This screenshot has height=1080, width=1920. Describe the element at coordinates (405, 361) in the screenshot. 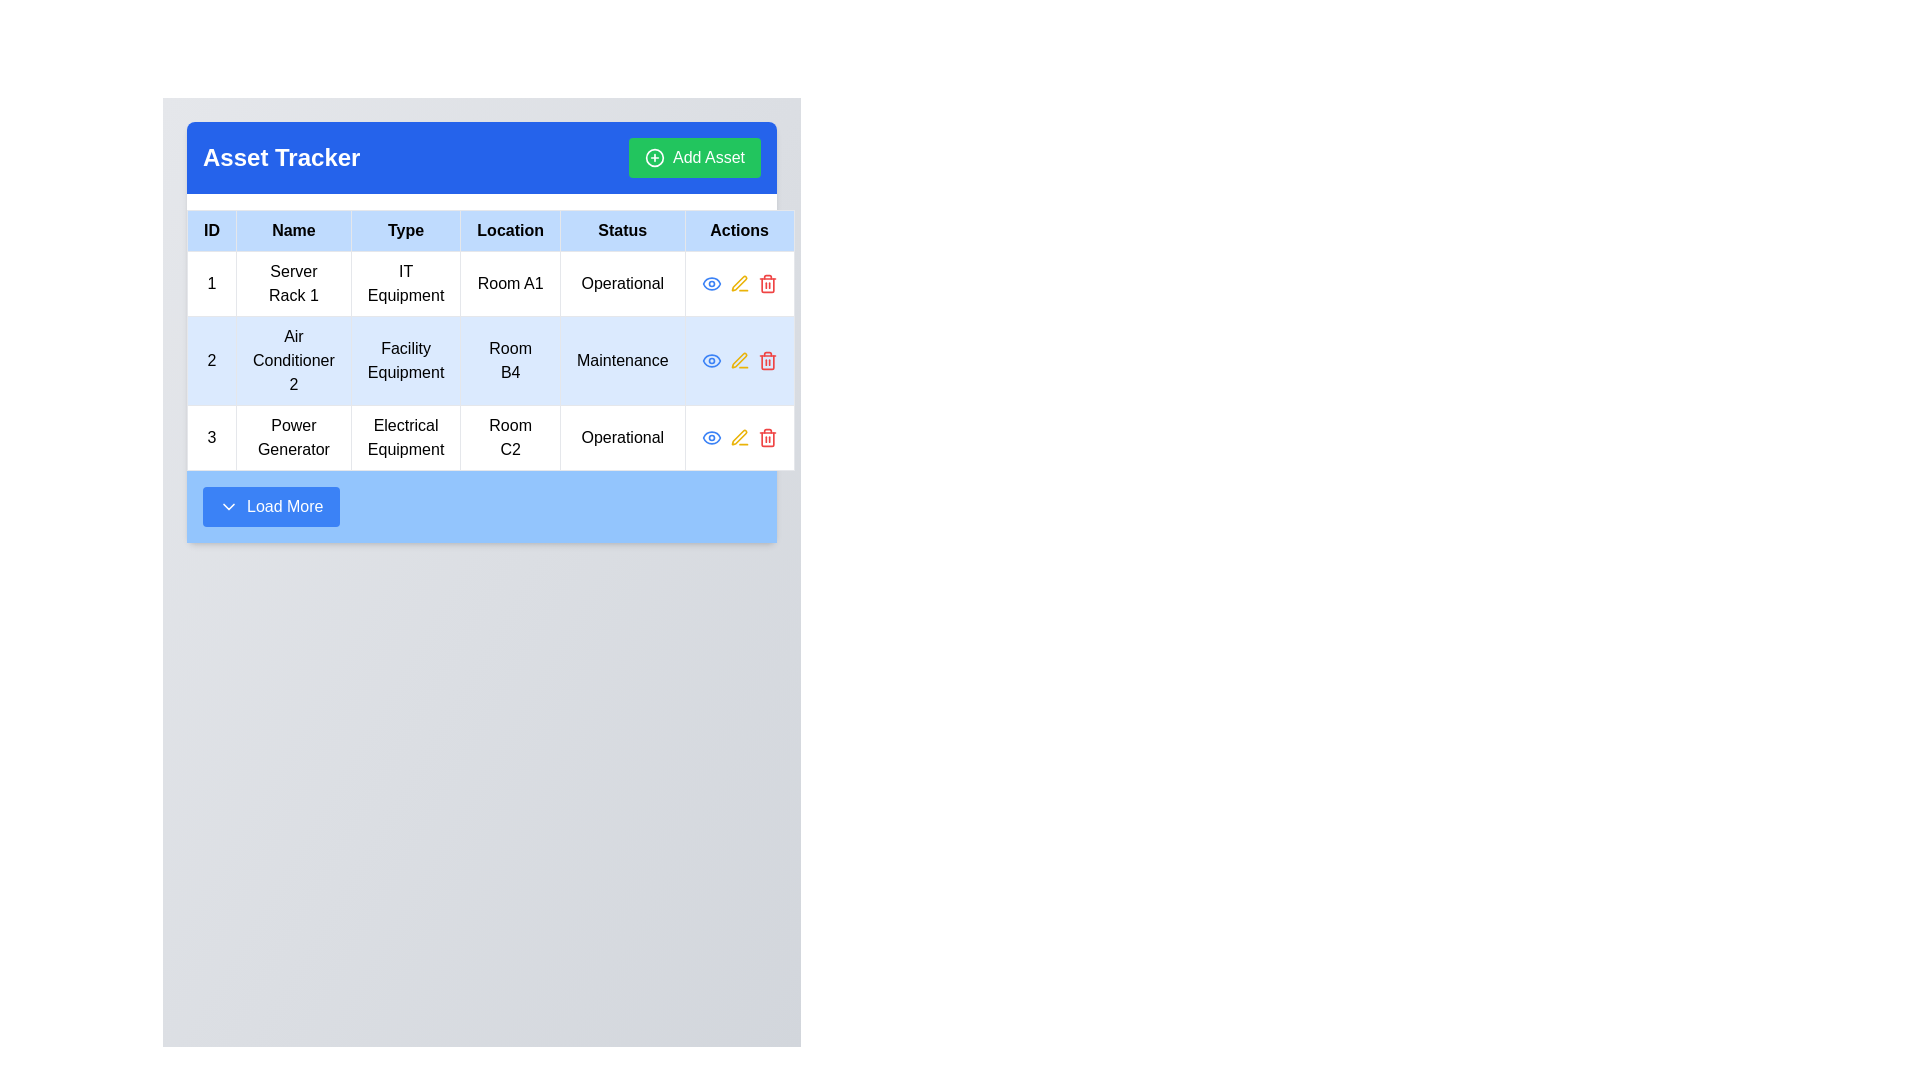

I see `static text field that describes the asset type in the third column of the second row of the table, located between 'Air Conditioner 2' and 'Room B4'` at that location.